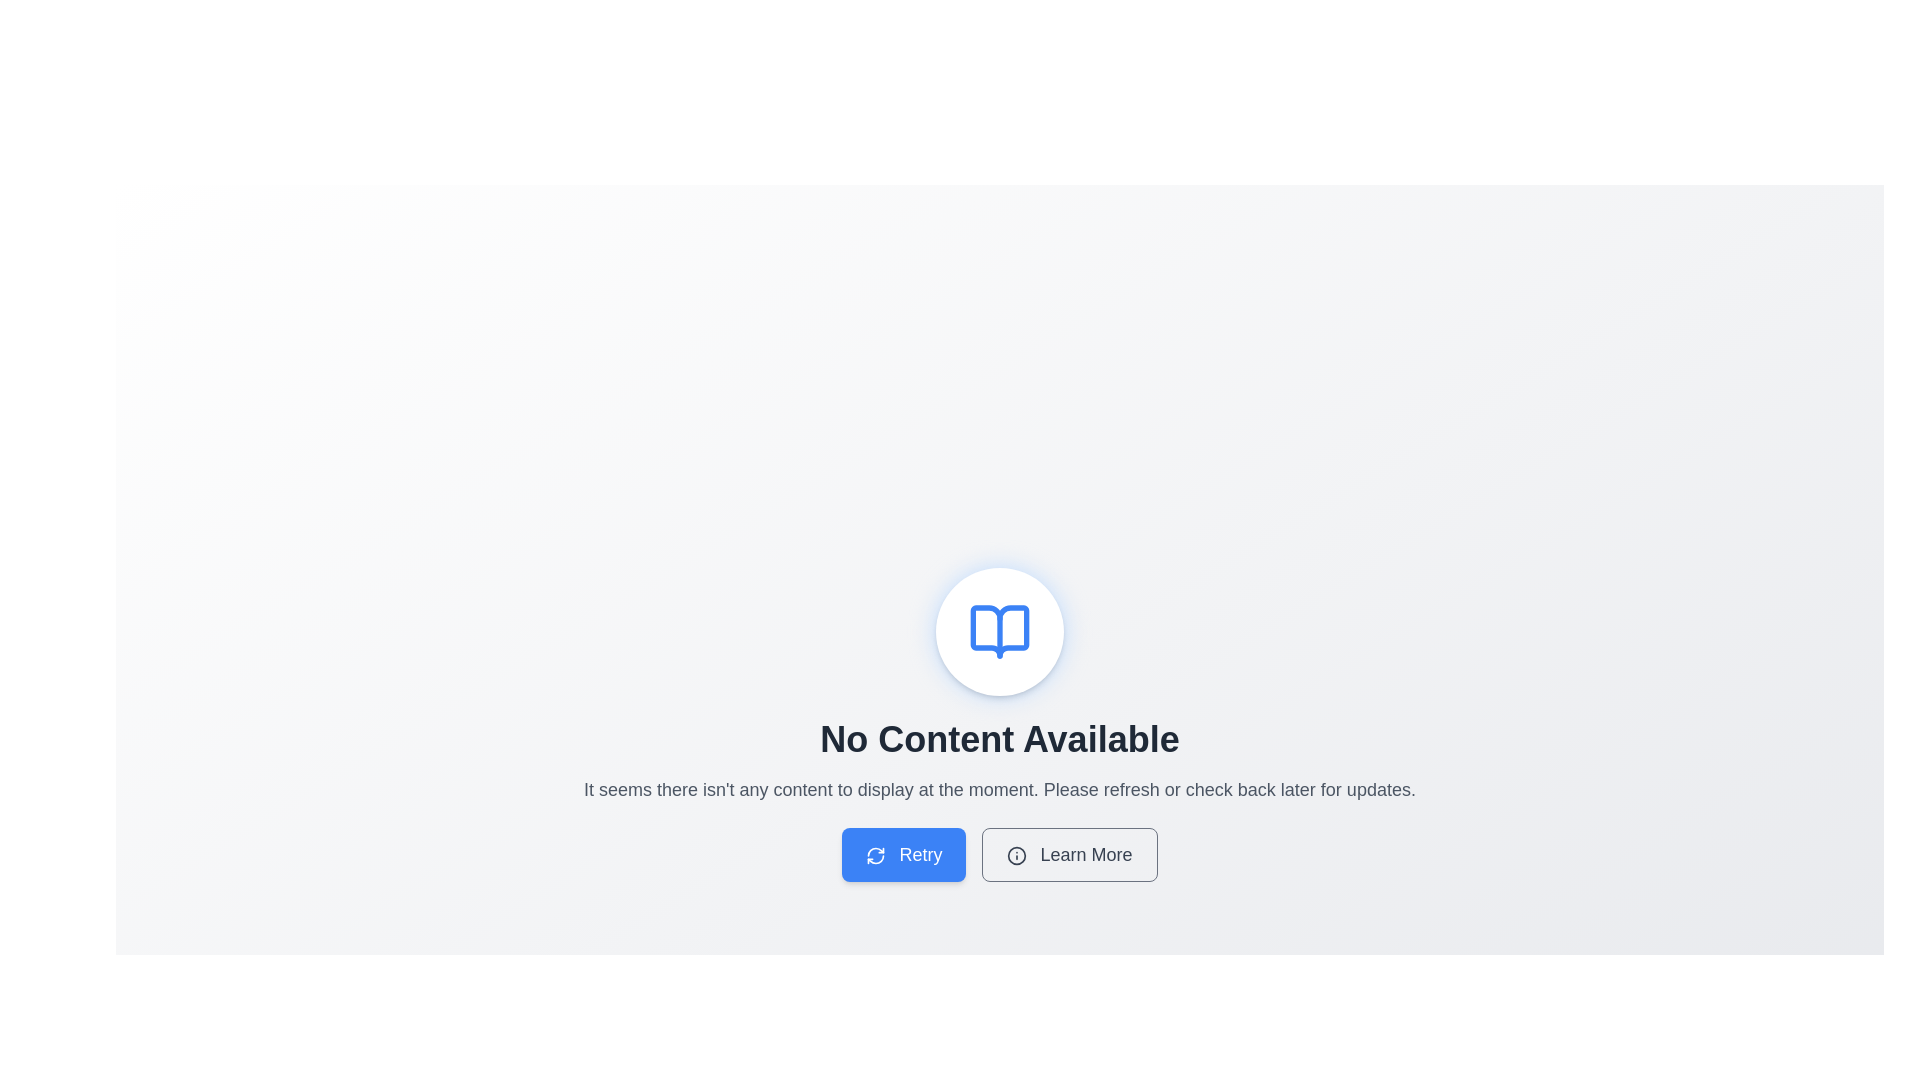  I want to click on the right-hand side portion of the open book icon, so click(999, 632).